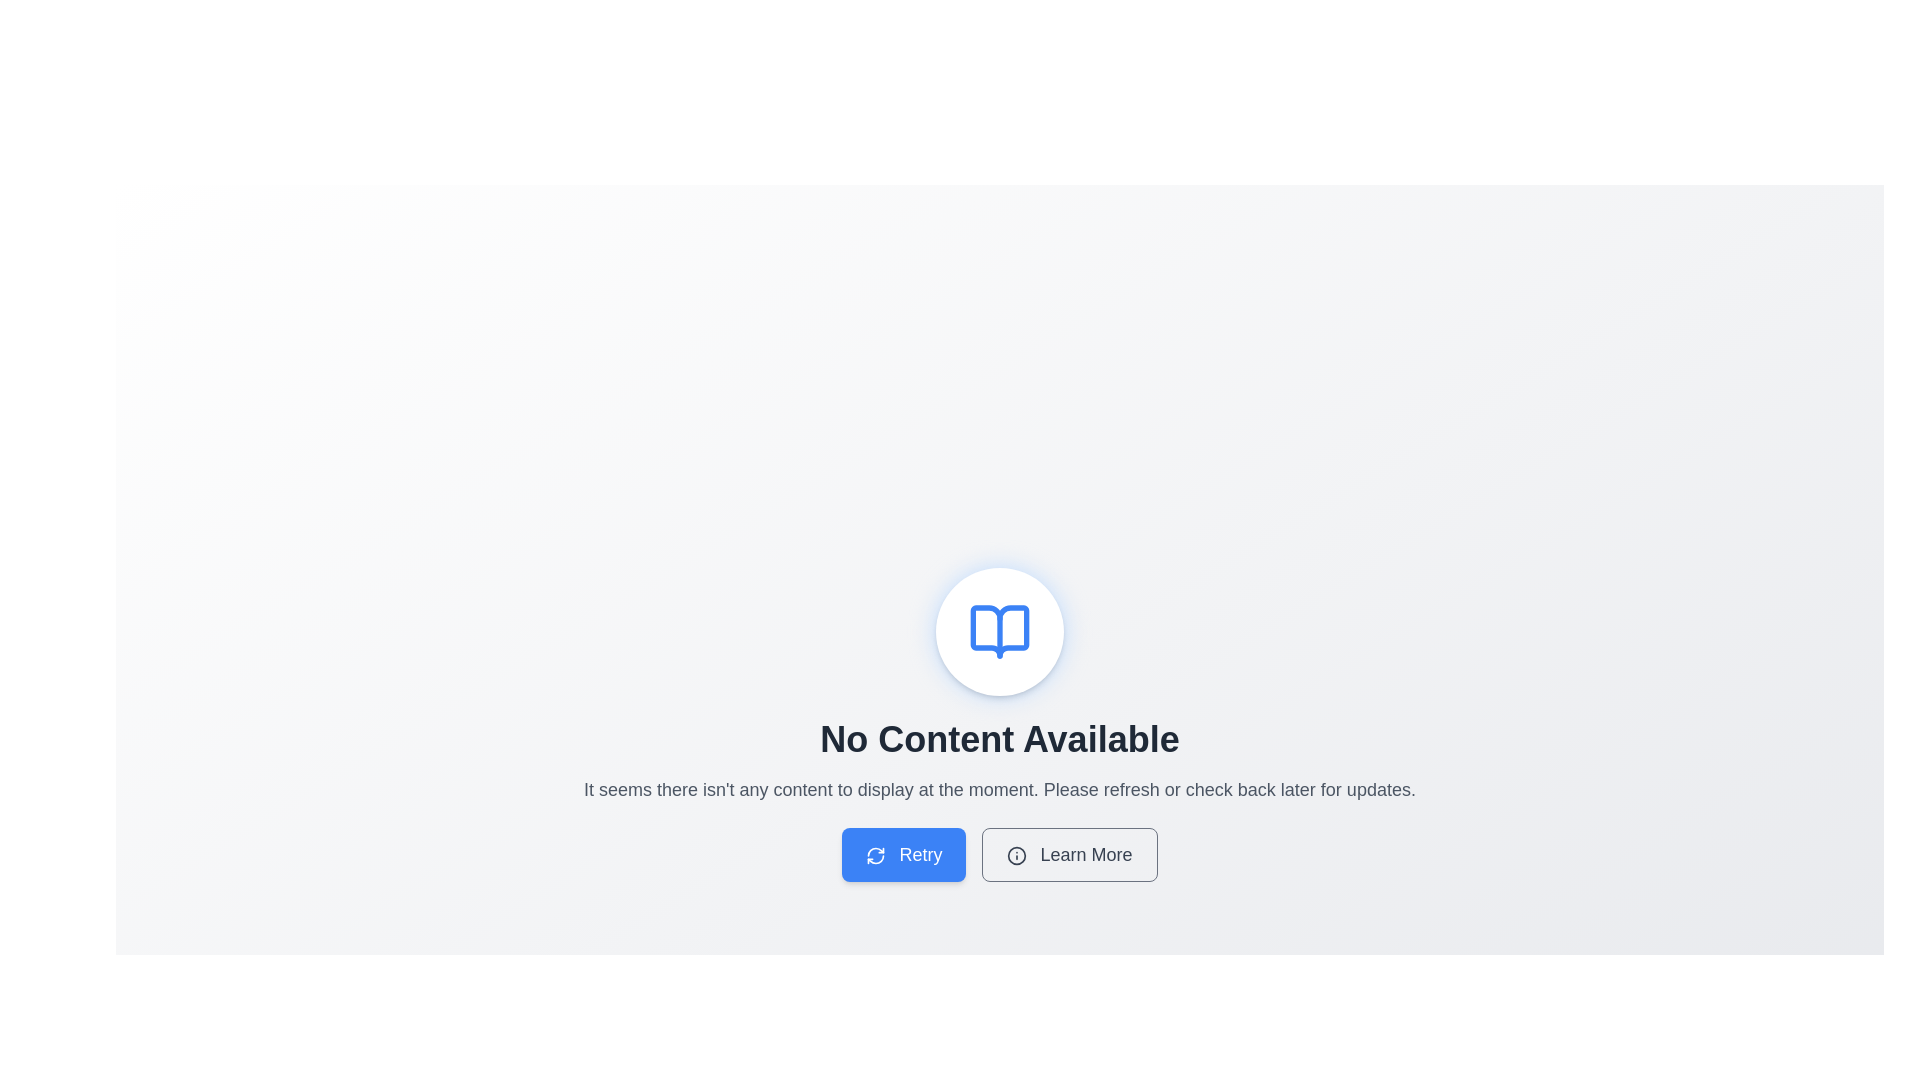  I want to click on the right-hand side portion of the open book icon, so click(999, 632).